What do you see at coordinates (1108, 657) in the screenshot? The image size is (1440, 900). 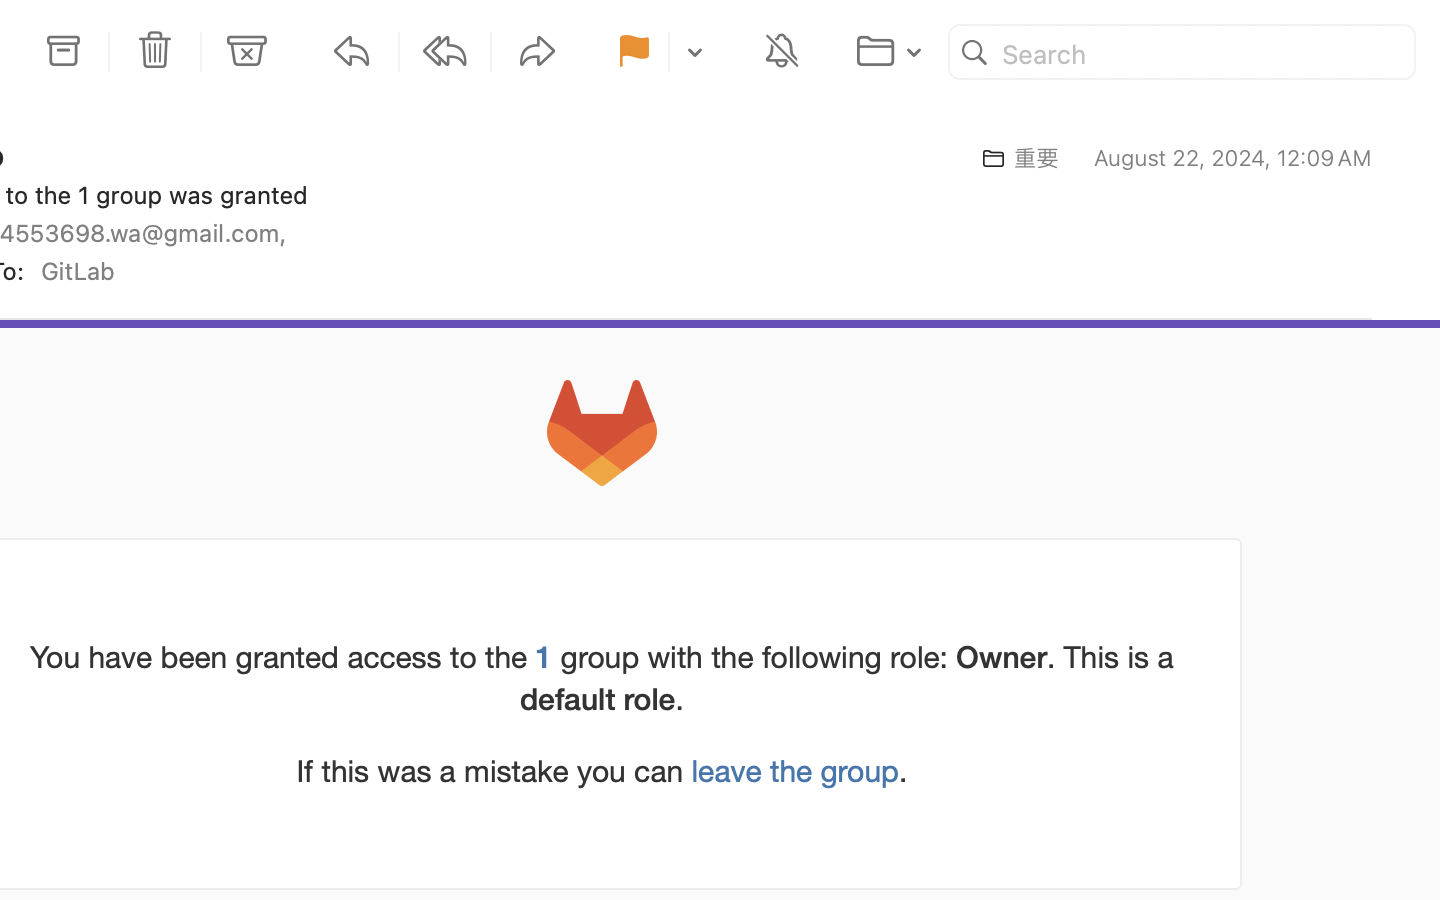 I see `'. This is a'` at bounding box center [1108, 657].